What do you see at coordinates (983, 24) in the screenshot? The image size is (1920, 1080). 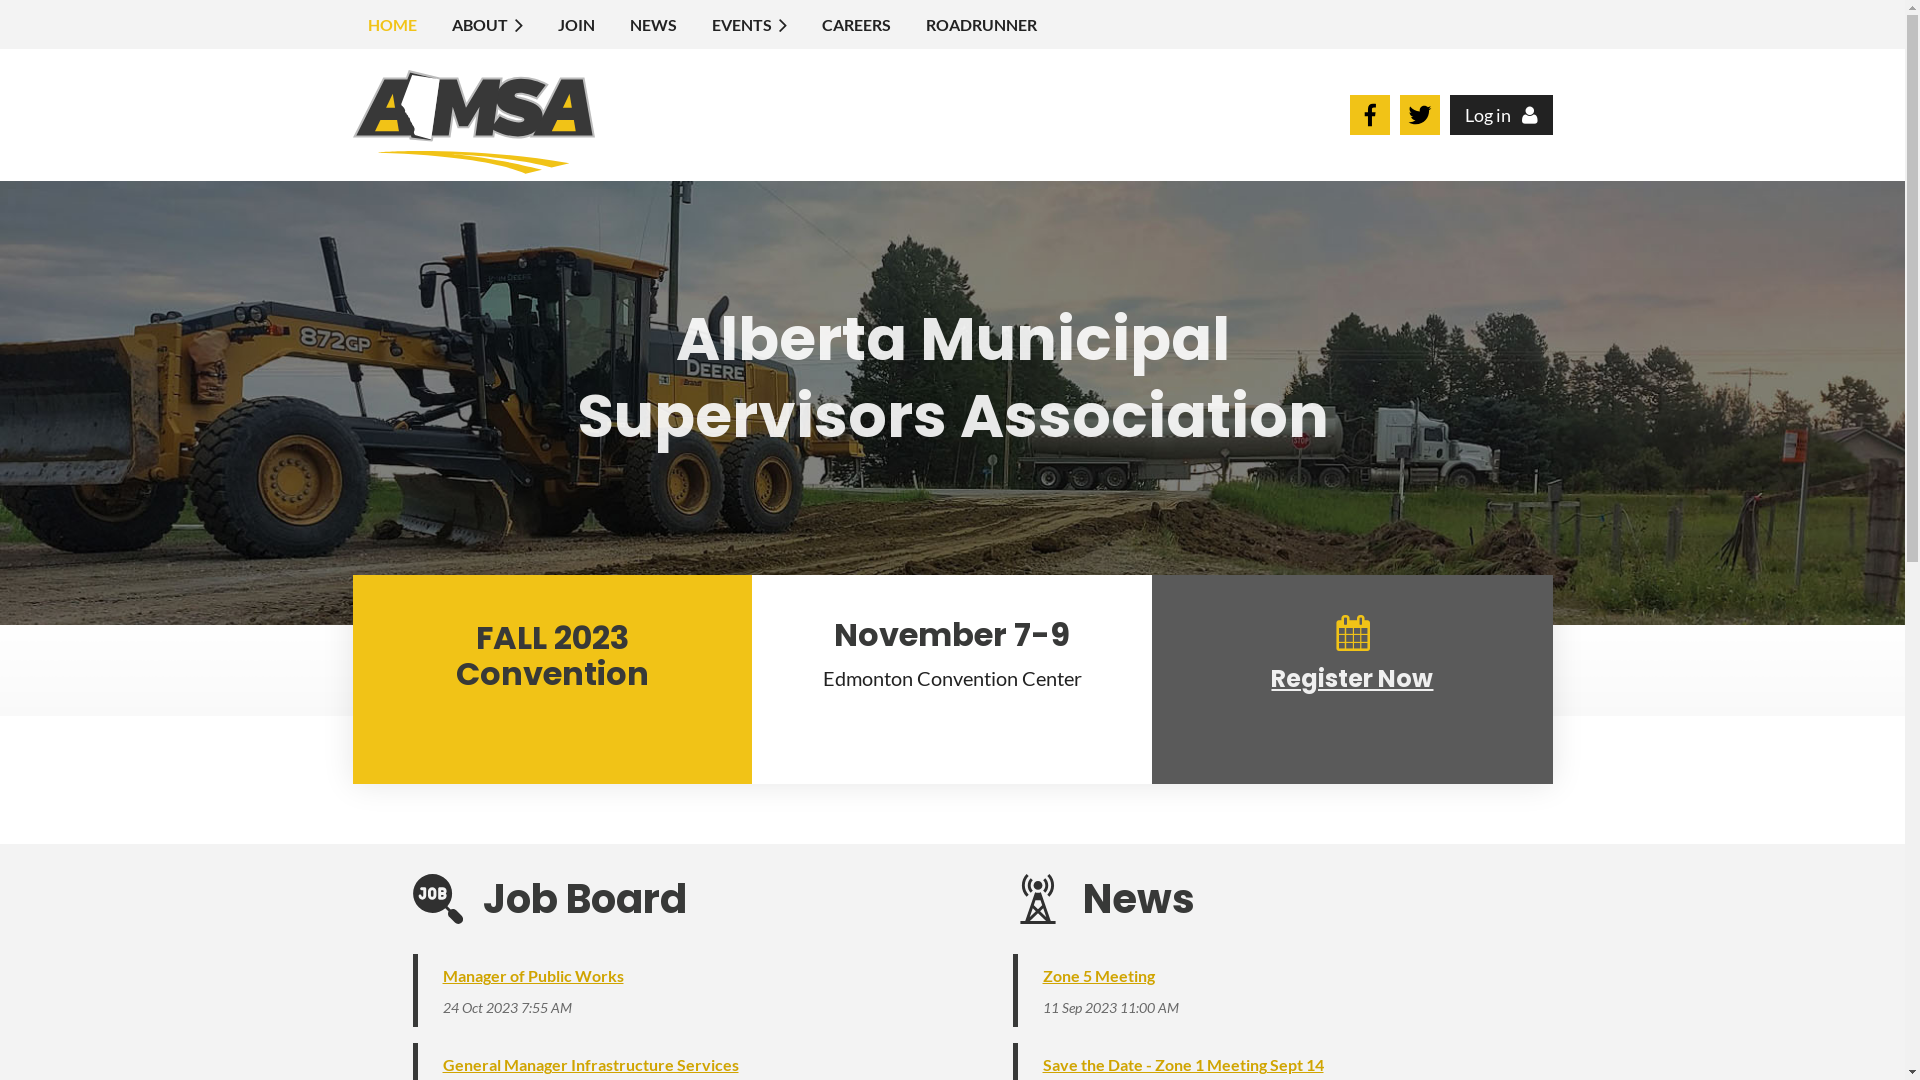 I see `'ROADRUNNER'` at bounding box center [983, 24].